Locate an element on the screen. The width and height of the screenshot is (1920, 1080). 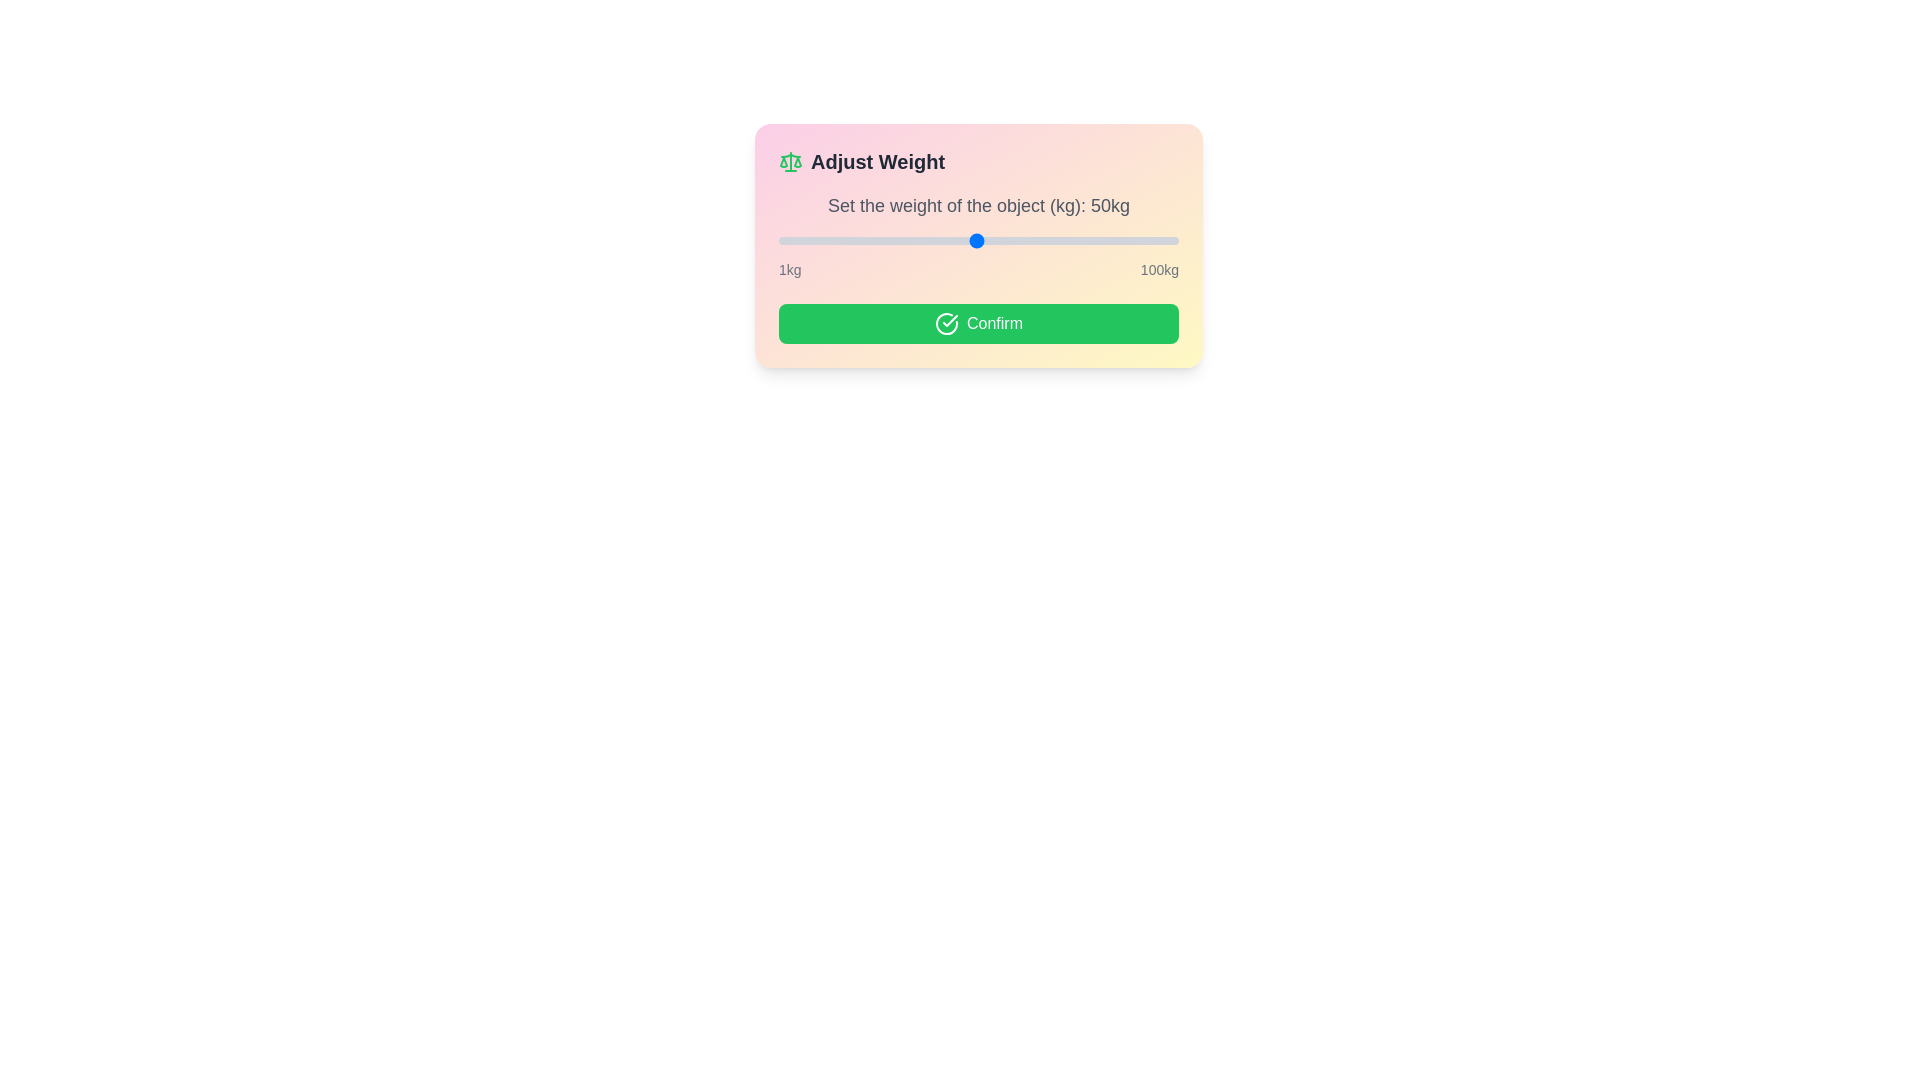
the weight to 96 kg using the slider is located at coordinates (1162, 239).